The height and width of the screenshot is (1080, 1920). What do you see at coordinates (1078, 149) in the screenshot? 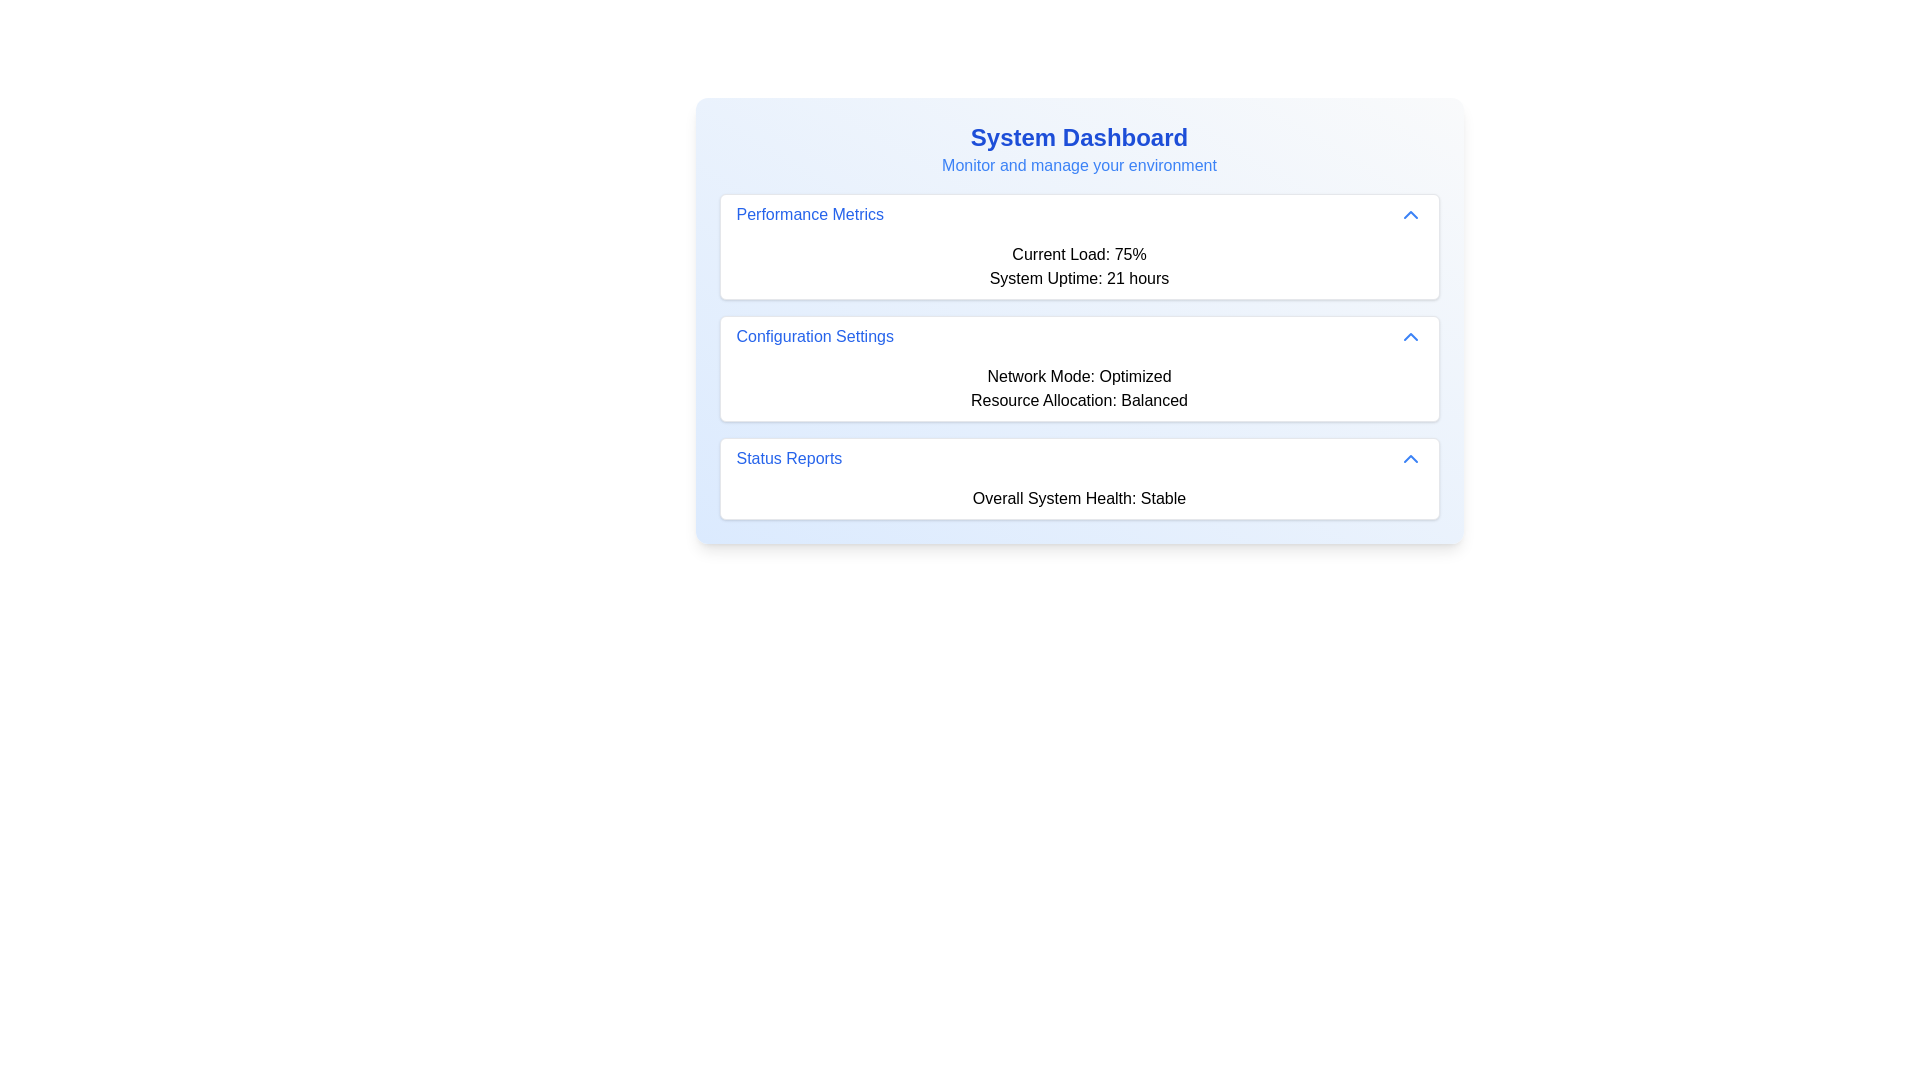
I see `the textual header of the card interface, which consists of two lines of blue text, with the first line larger and bolded, located at the top of the card above the sections 'Performance Metrics,' 'Configuration Settings,' and 'Status Reports.'` at bounding box center [1078, 149].